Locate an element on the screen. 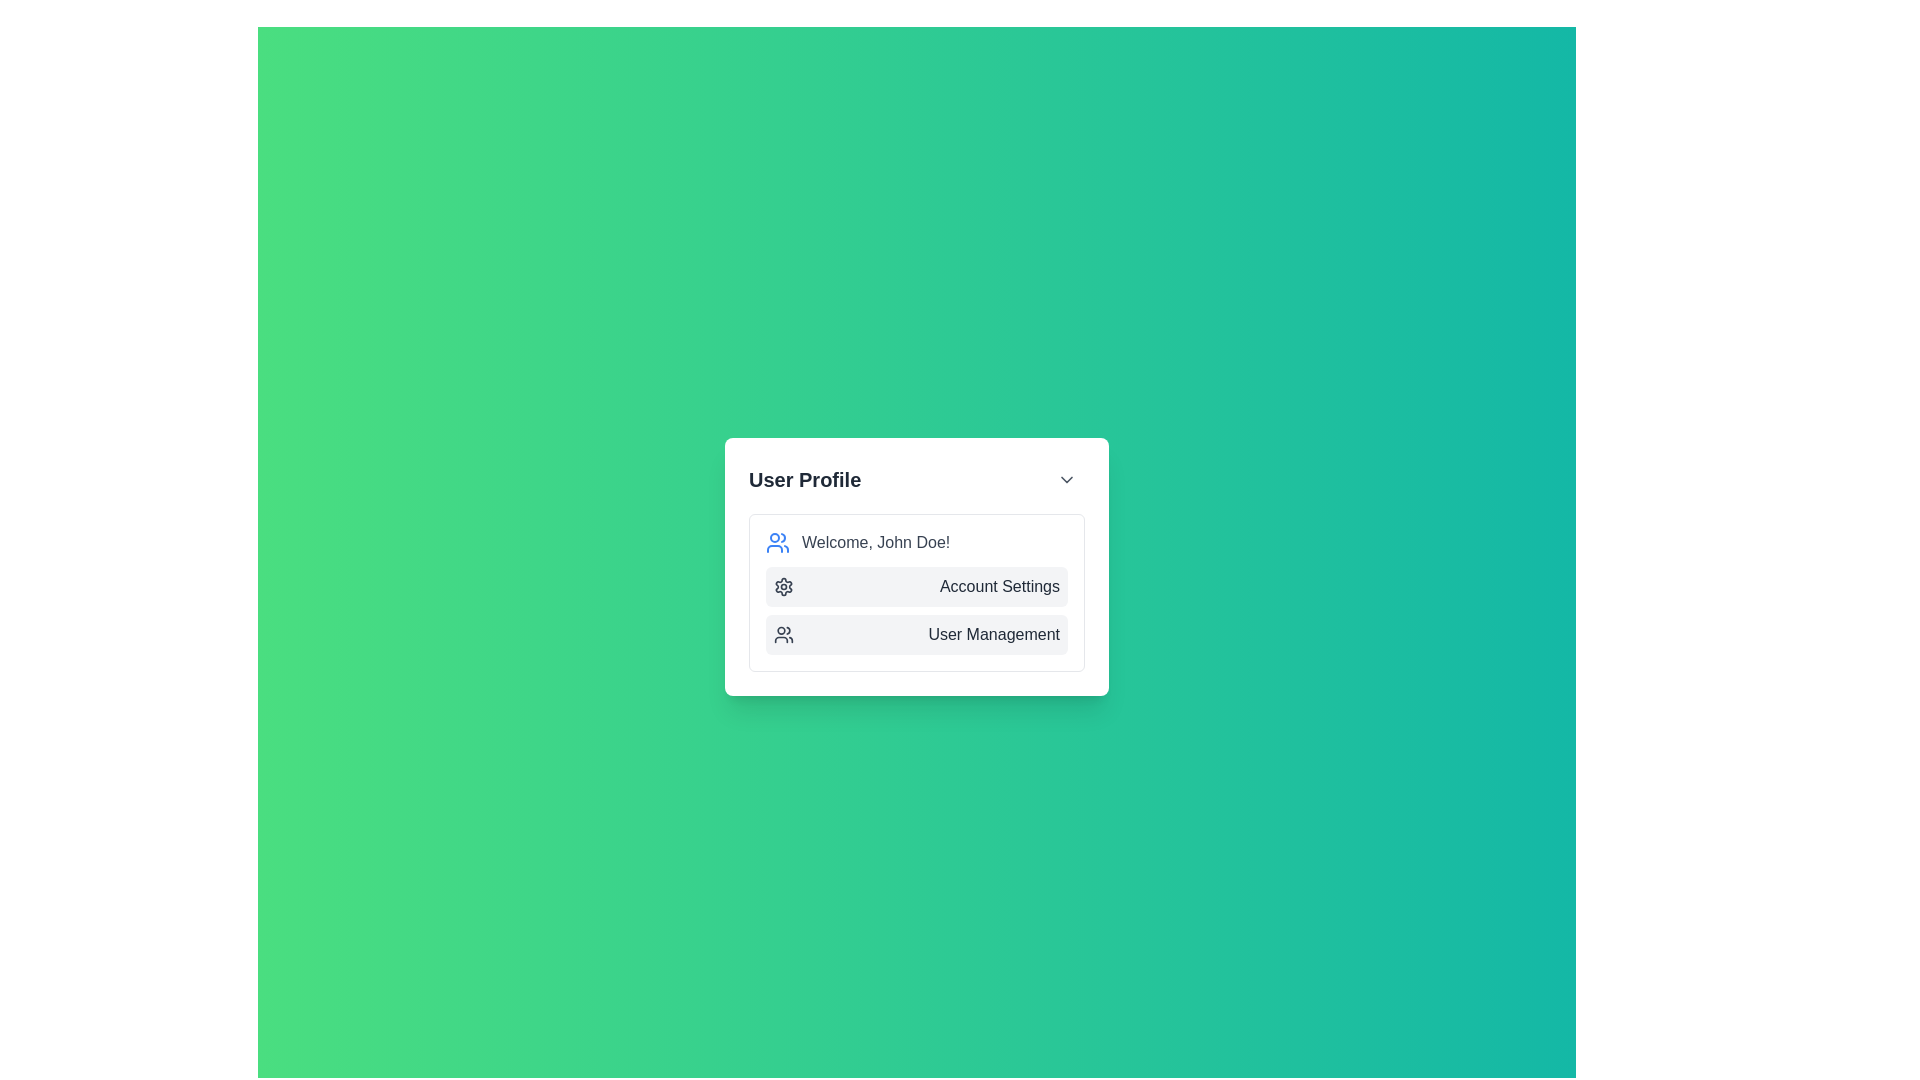 The width and height of the screenshot is (1920, 1080). the downward chevron icon located in the top-right corner of the 'User Profile' panel is located at coordinates (1065, 479).